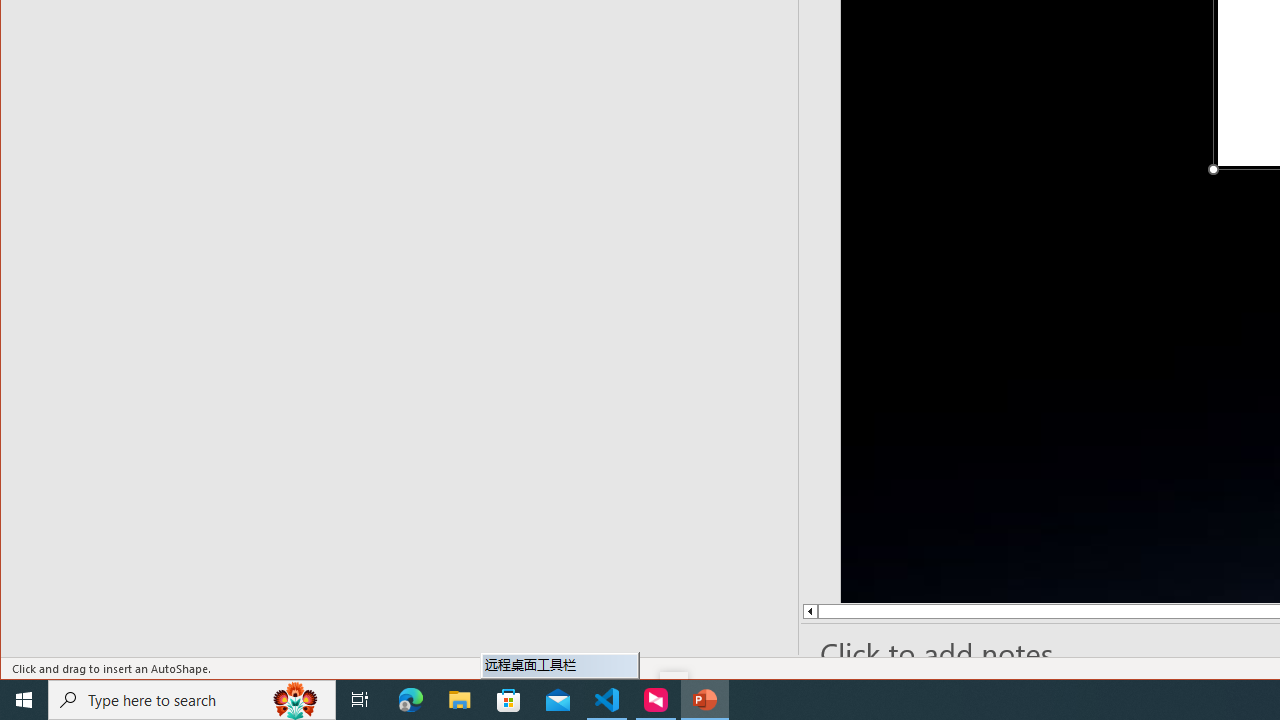 This screenshot has width=1280, height=720. Describe the element at coordinates (359, 698) in the screenshot. I see `'Task View'` at that location.